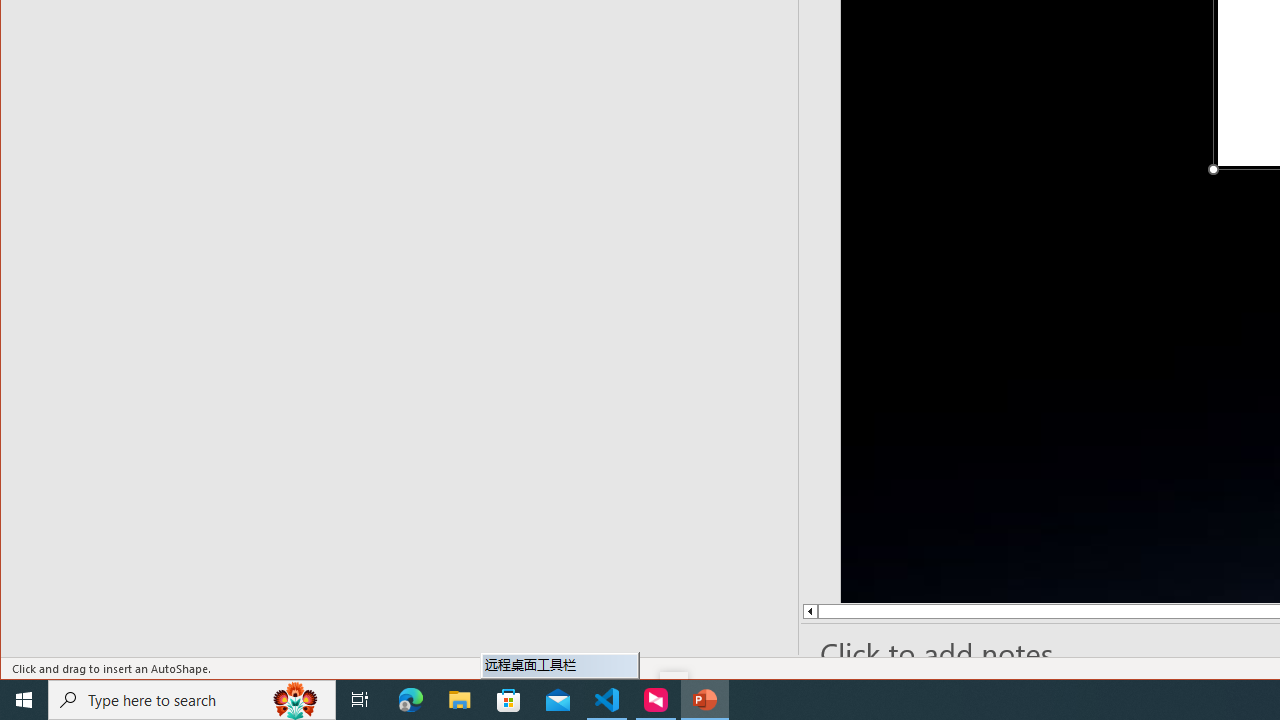 This screenshot has width=1280, height=720. Describe the element at coordinates (359, 698) in the screenshot. I see `'Task View'` at that location.